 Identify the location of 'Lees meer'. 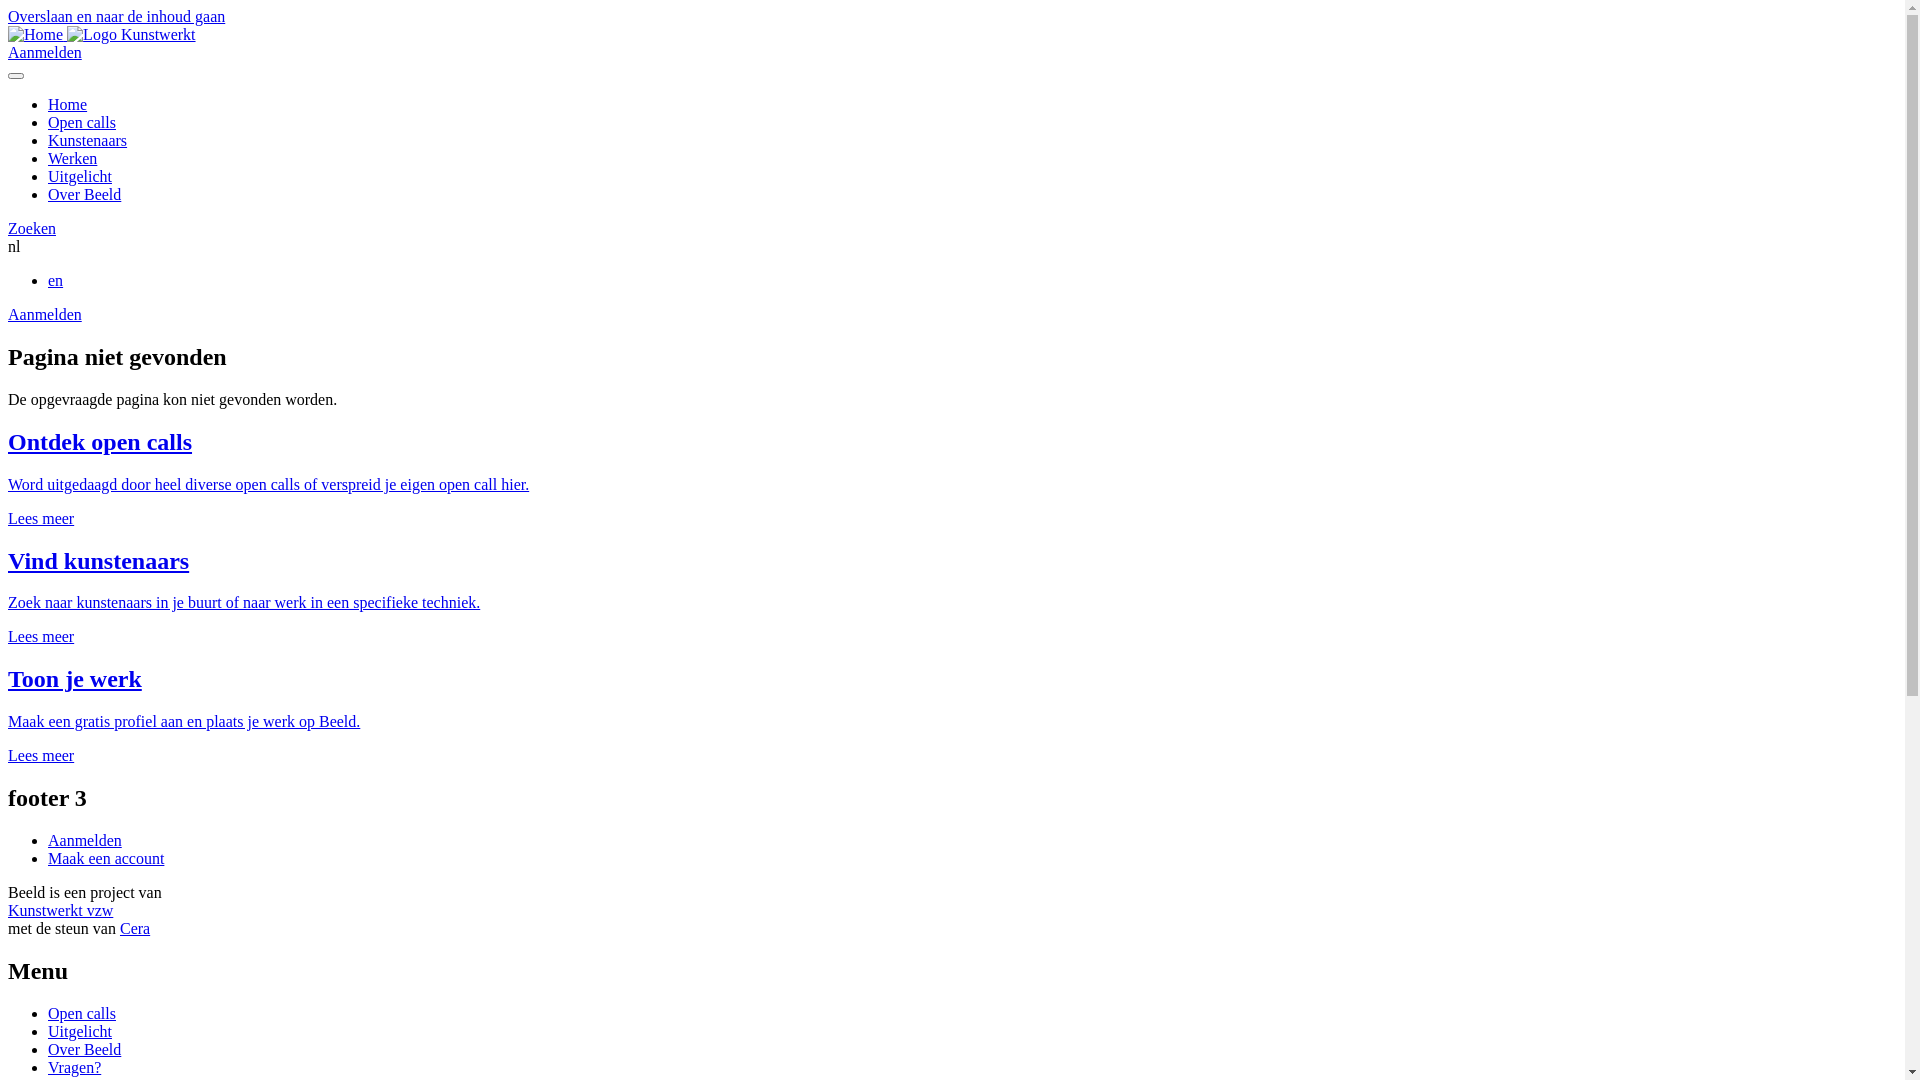
(41, 636).